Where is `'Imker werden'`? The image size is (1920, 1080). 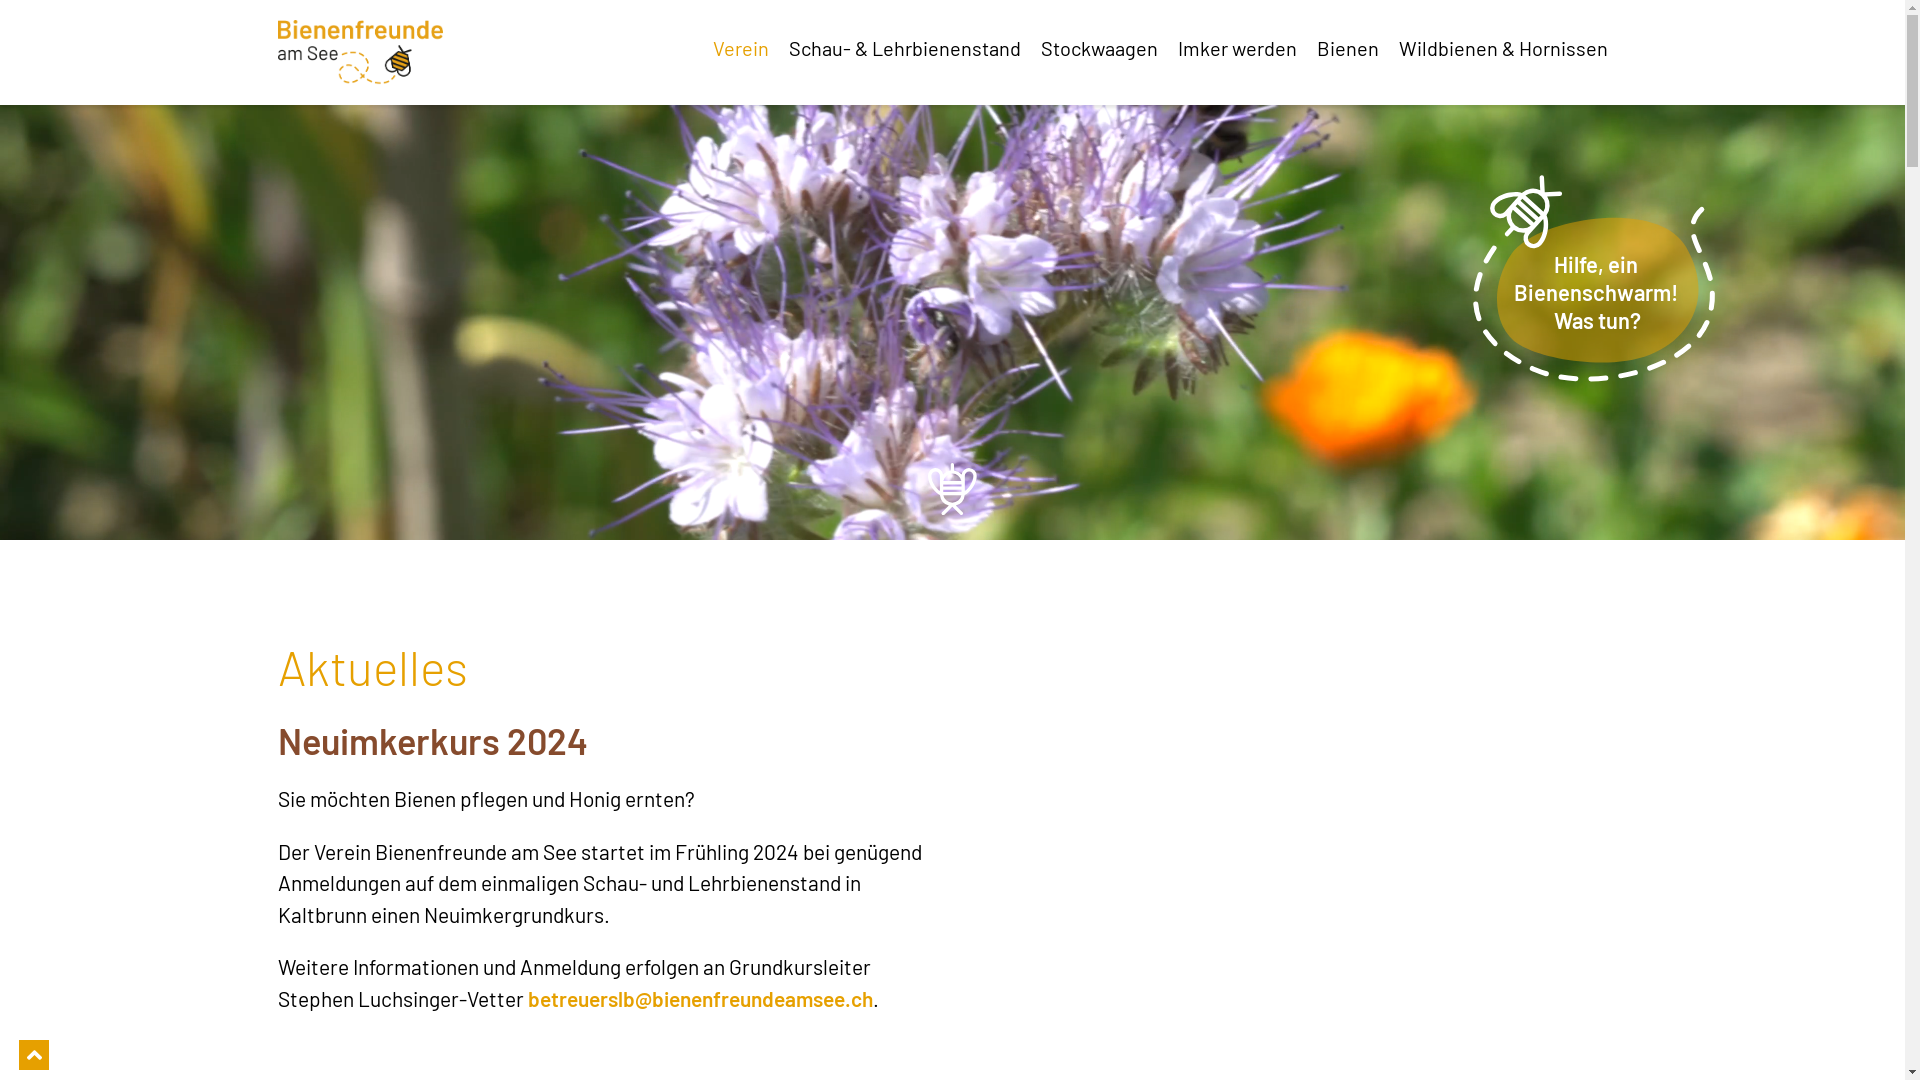 'Imker werden' is located at coordinates (1246, 46).